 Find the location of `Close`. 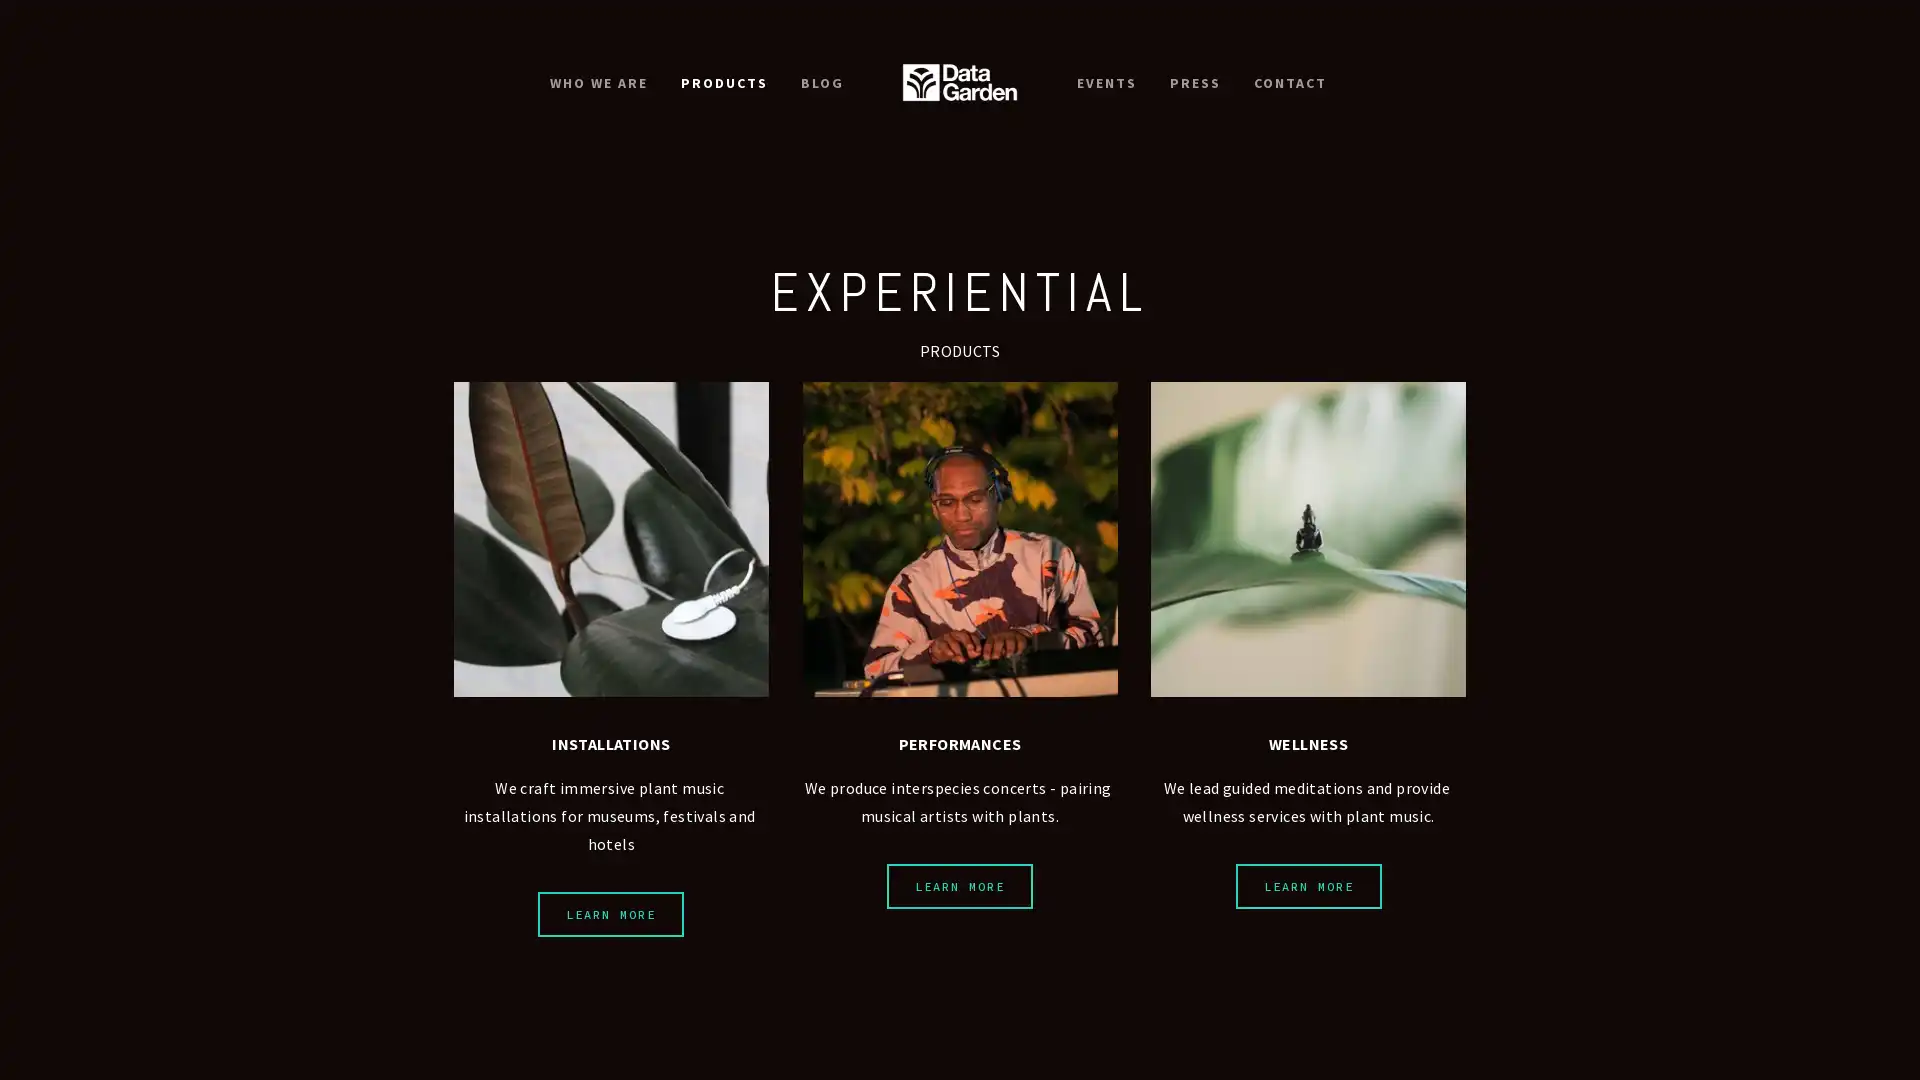

Close is located at coordinates (1255, 277).